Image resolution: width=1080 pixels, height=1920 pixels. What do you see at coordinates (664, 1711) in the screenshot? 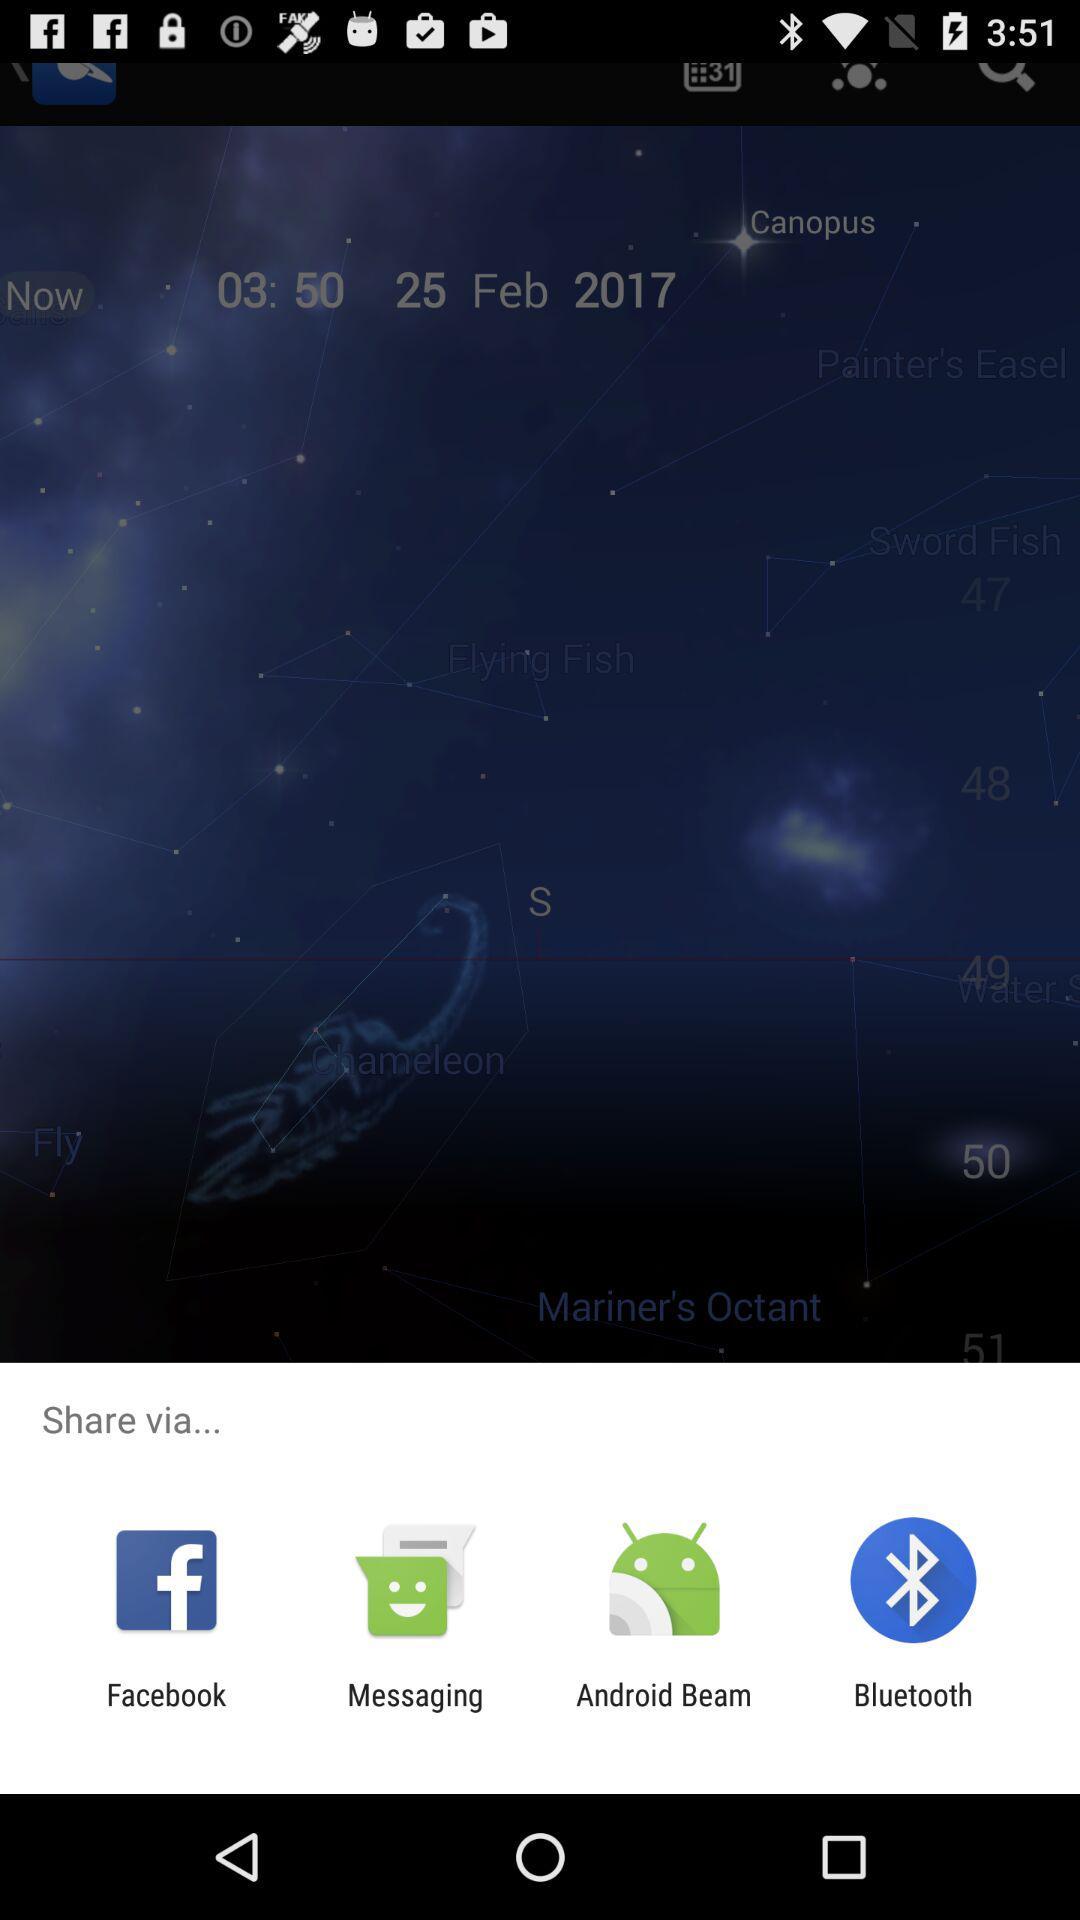
I see `the app next to the bluetooth icon` at bounding box center [664, 1711].